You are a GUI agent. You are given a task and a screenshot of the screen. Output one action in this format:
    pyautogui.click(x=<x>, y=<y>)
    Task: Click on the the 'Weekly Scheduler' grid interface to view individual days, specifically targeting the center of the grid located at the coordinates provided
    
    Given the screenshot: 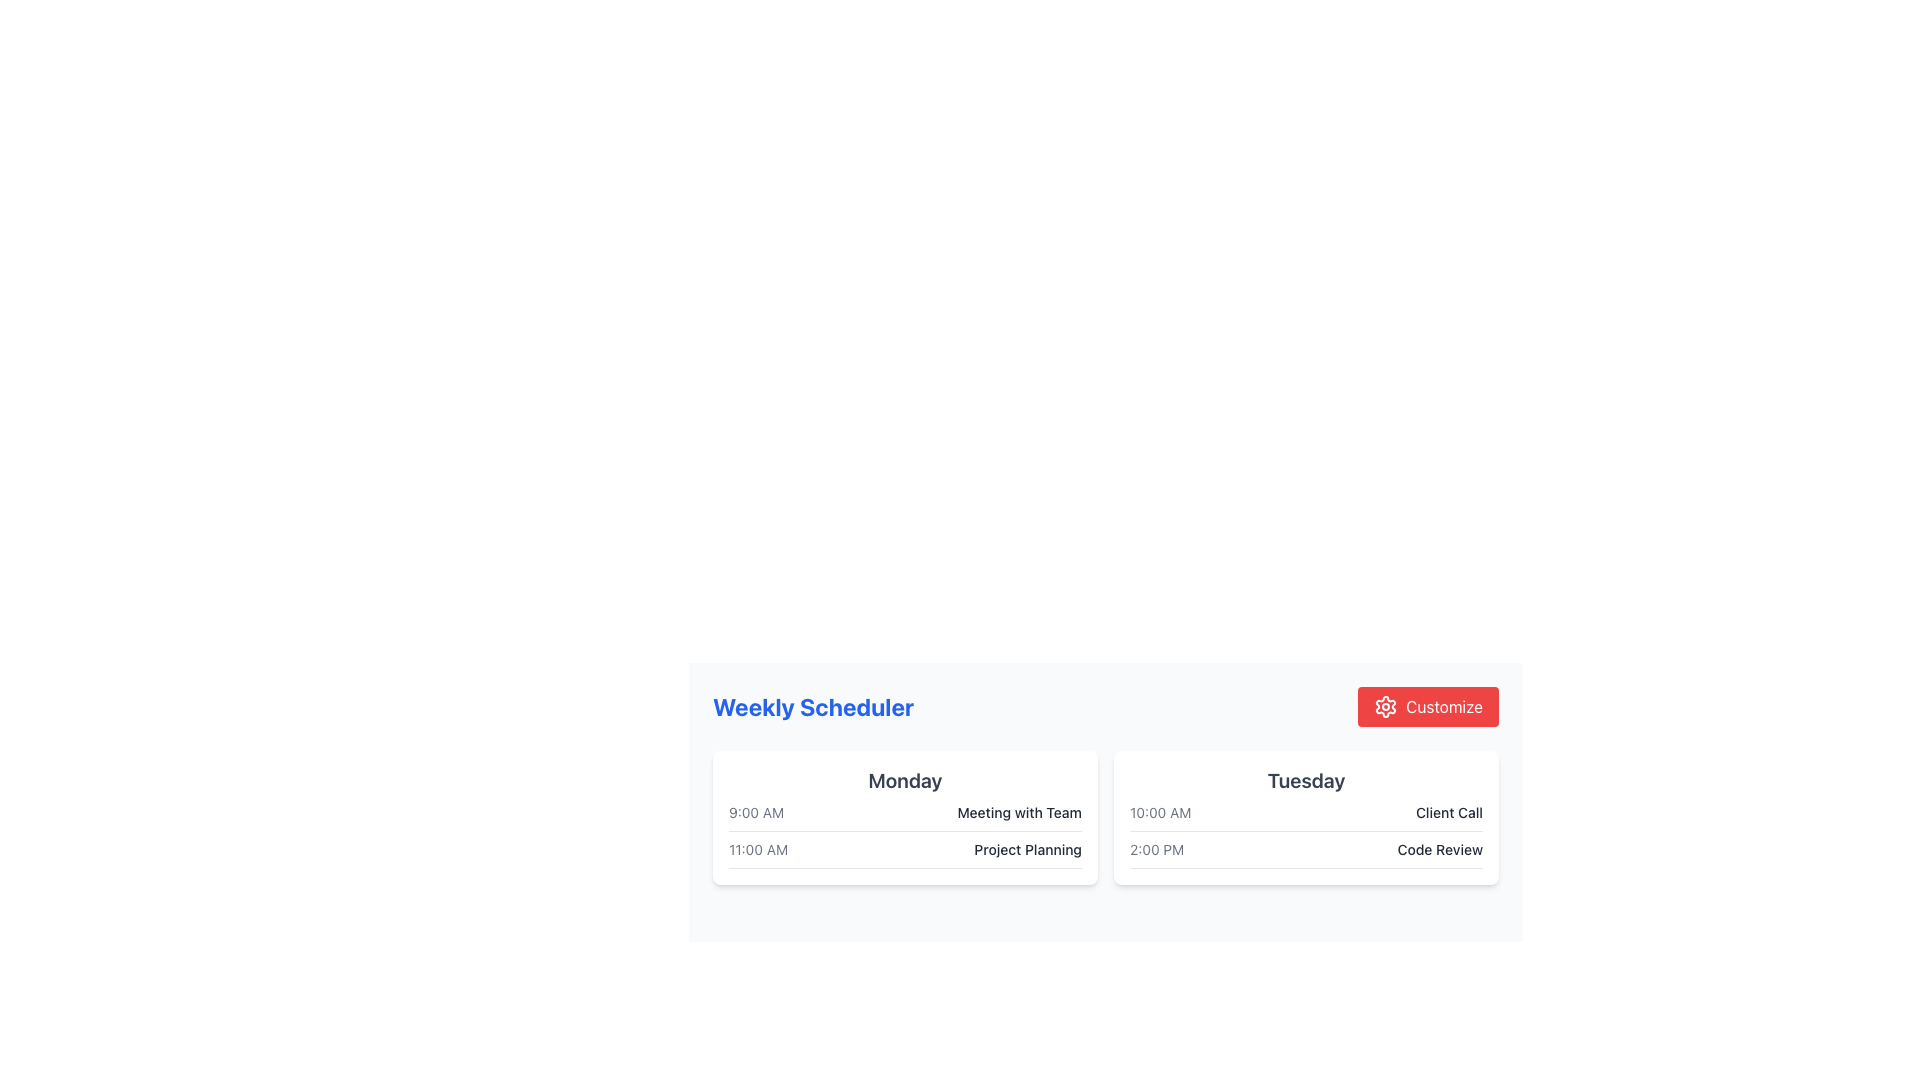 What is the action you would take?
    pyautogui.click(x=1104, y=817)
    